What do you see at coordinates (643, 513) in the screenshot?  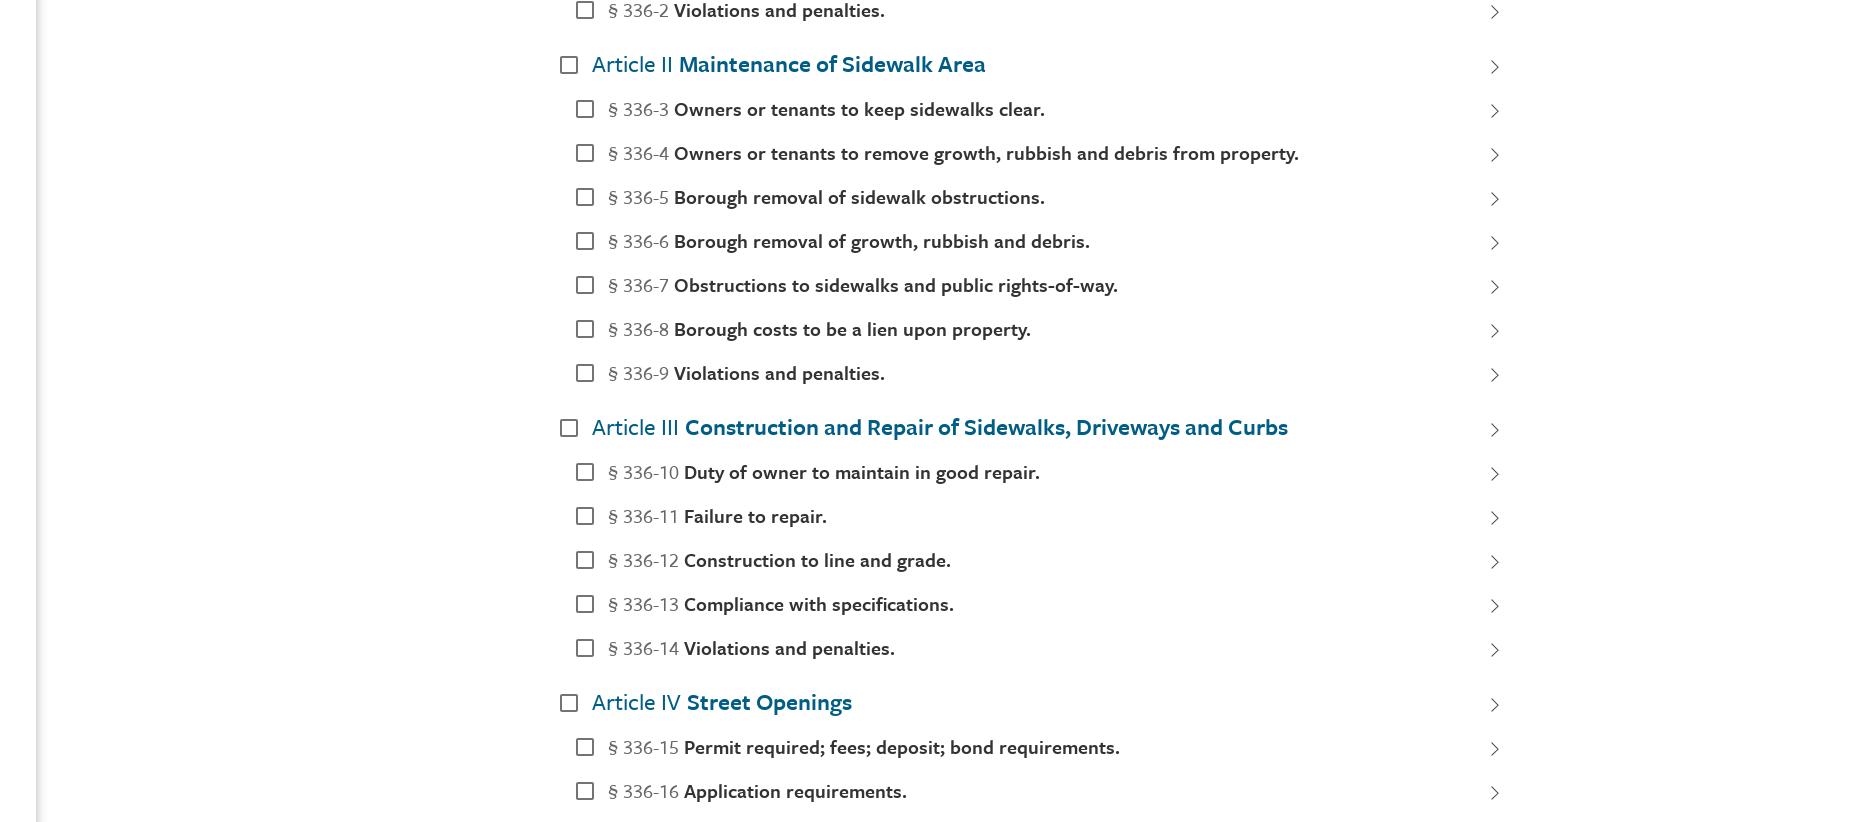 I see `'§ 336-11'` at bounding box center [643, 513].